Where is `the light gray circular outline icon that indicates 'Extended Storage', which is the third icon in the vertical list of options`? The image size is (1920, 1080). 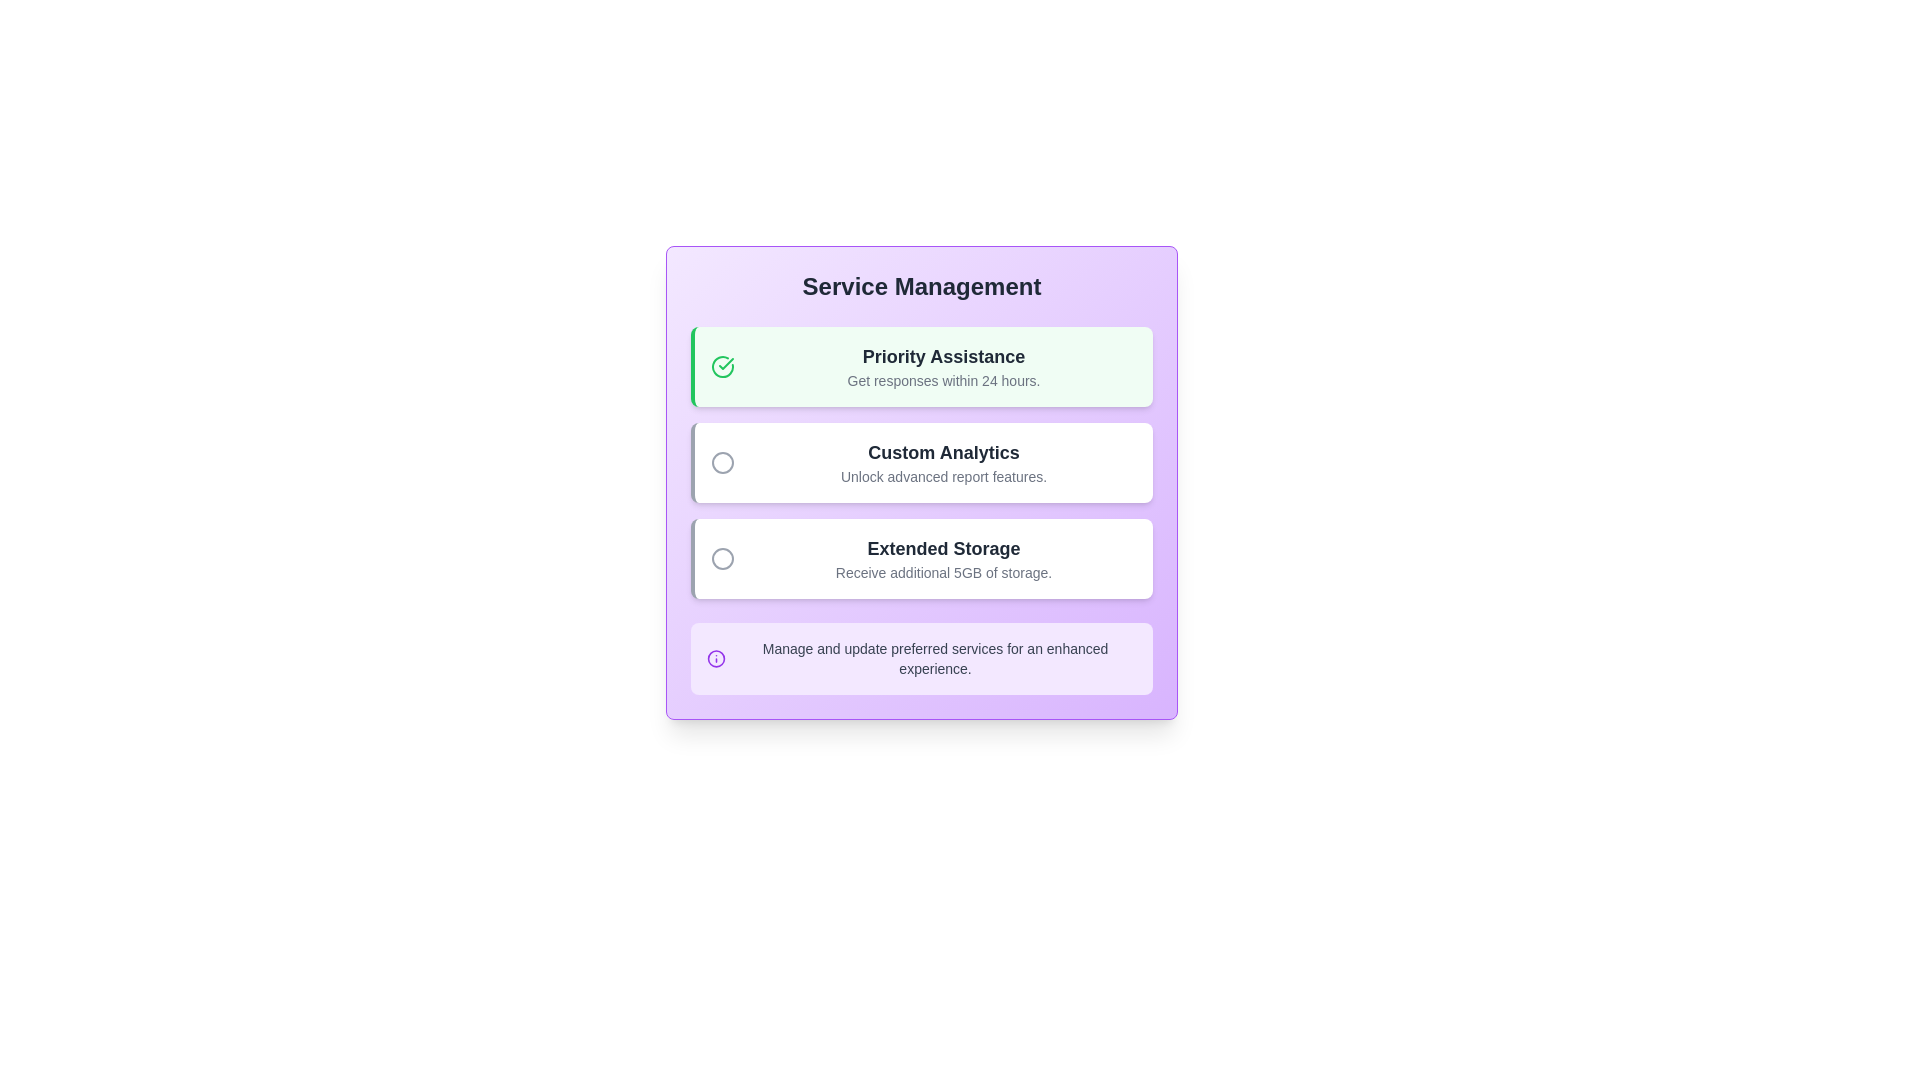
the light gray circular outline icon that indicates 'Extended Storage', which is the third icon in the vertical list of options is located at coordinates (722, 559).